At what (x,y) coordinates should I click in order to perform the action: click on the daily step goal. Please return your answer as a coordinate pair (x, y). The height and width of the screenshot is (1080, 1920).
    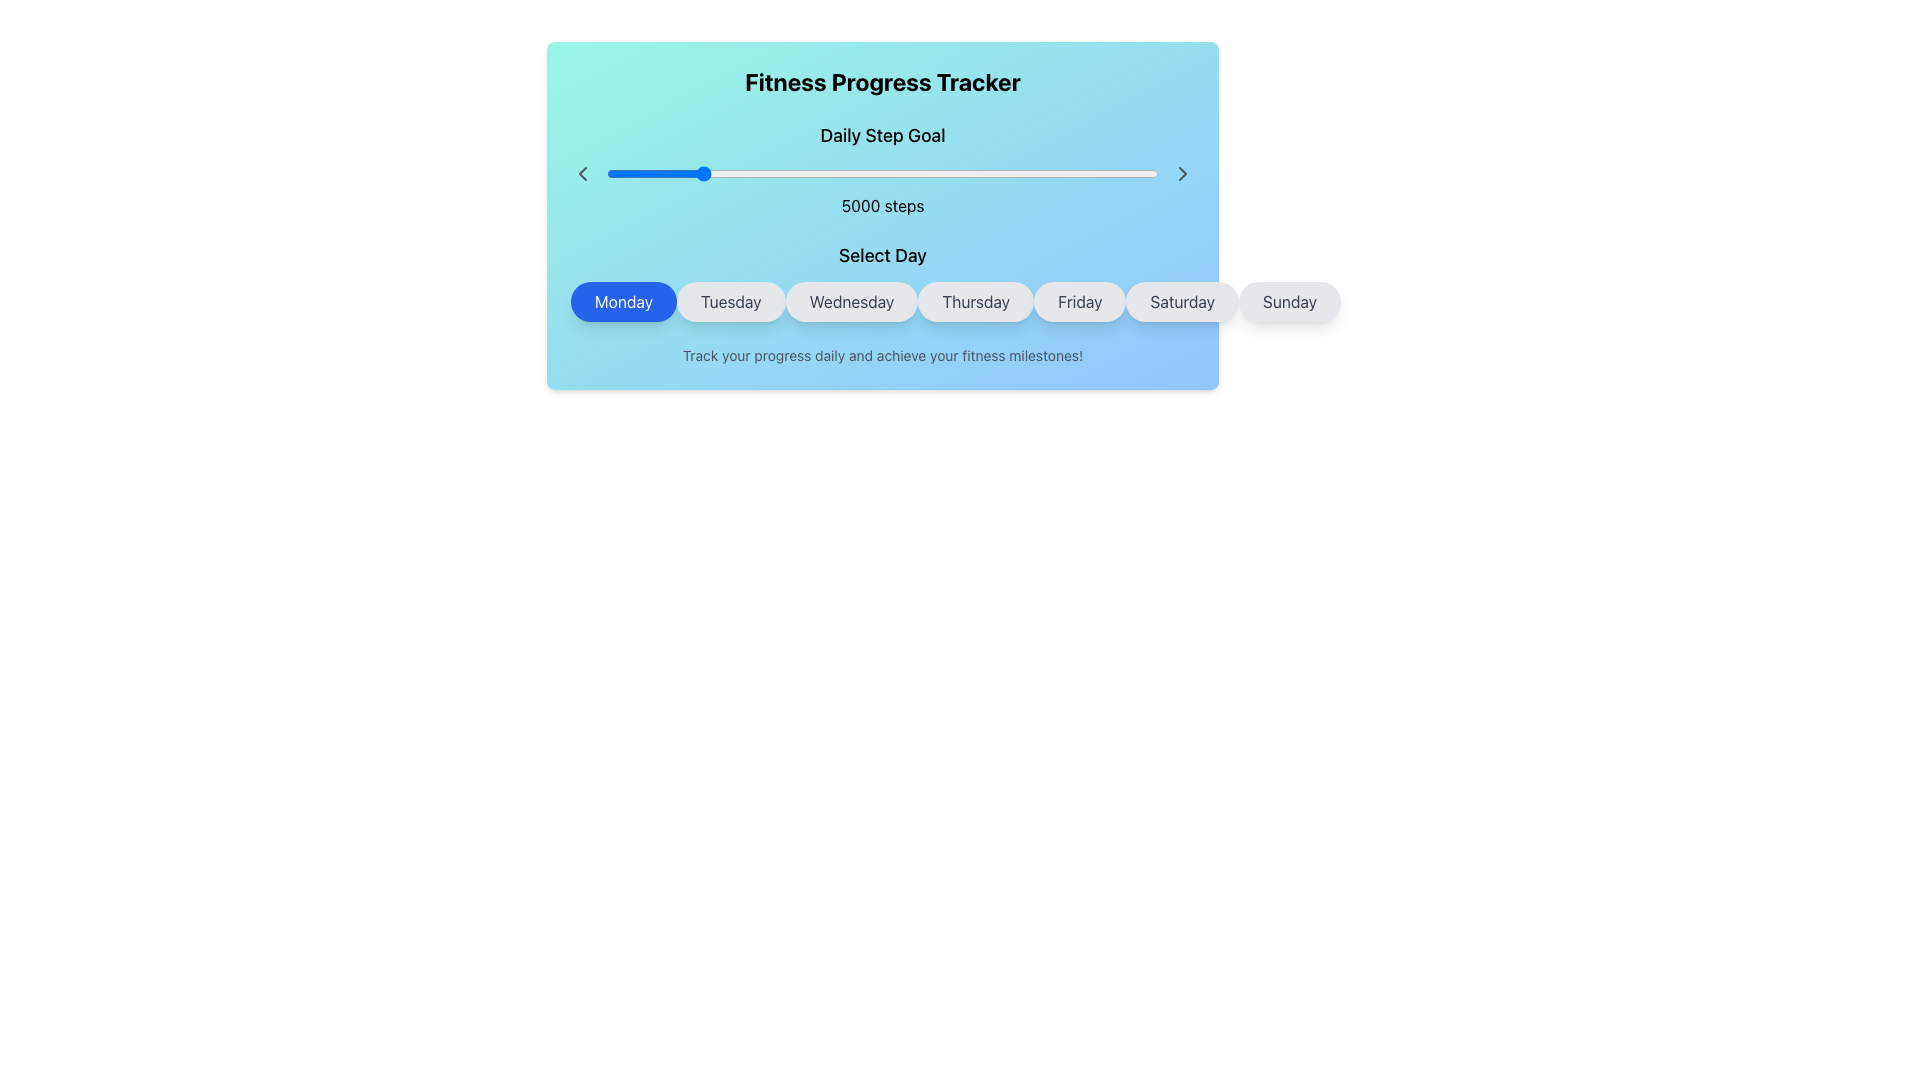
    Looking at the image, I should click on (984, 172).